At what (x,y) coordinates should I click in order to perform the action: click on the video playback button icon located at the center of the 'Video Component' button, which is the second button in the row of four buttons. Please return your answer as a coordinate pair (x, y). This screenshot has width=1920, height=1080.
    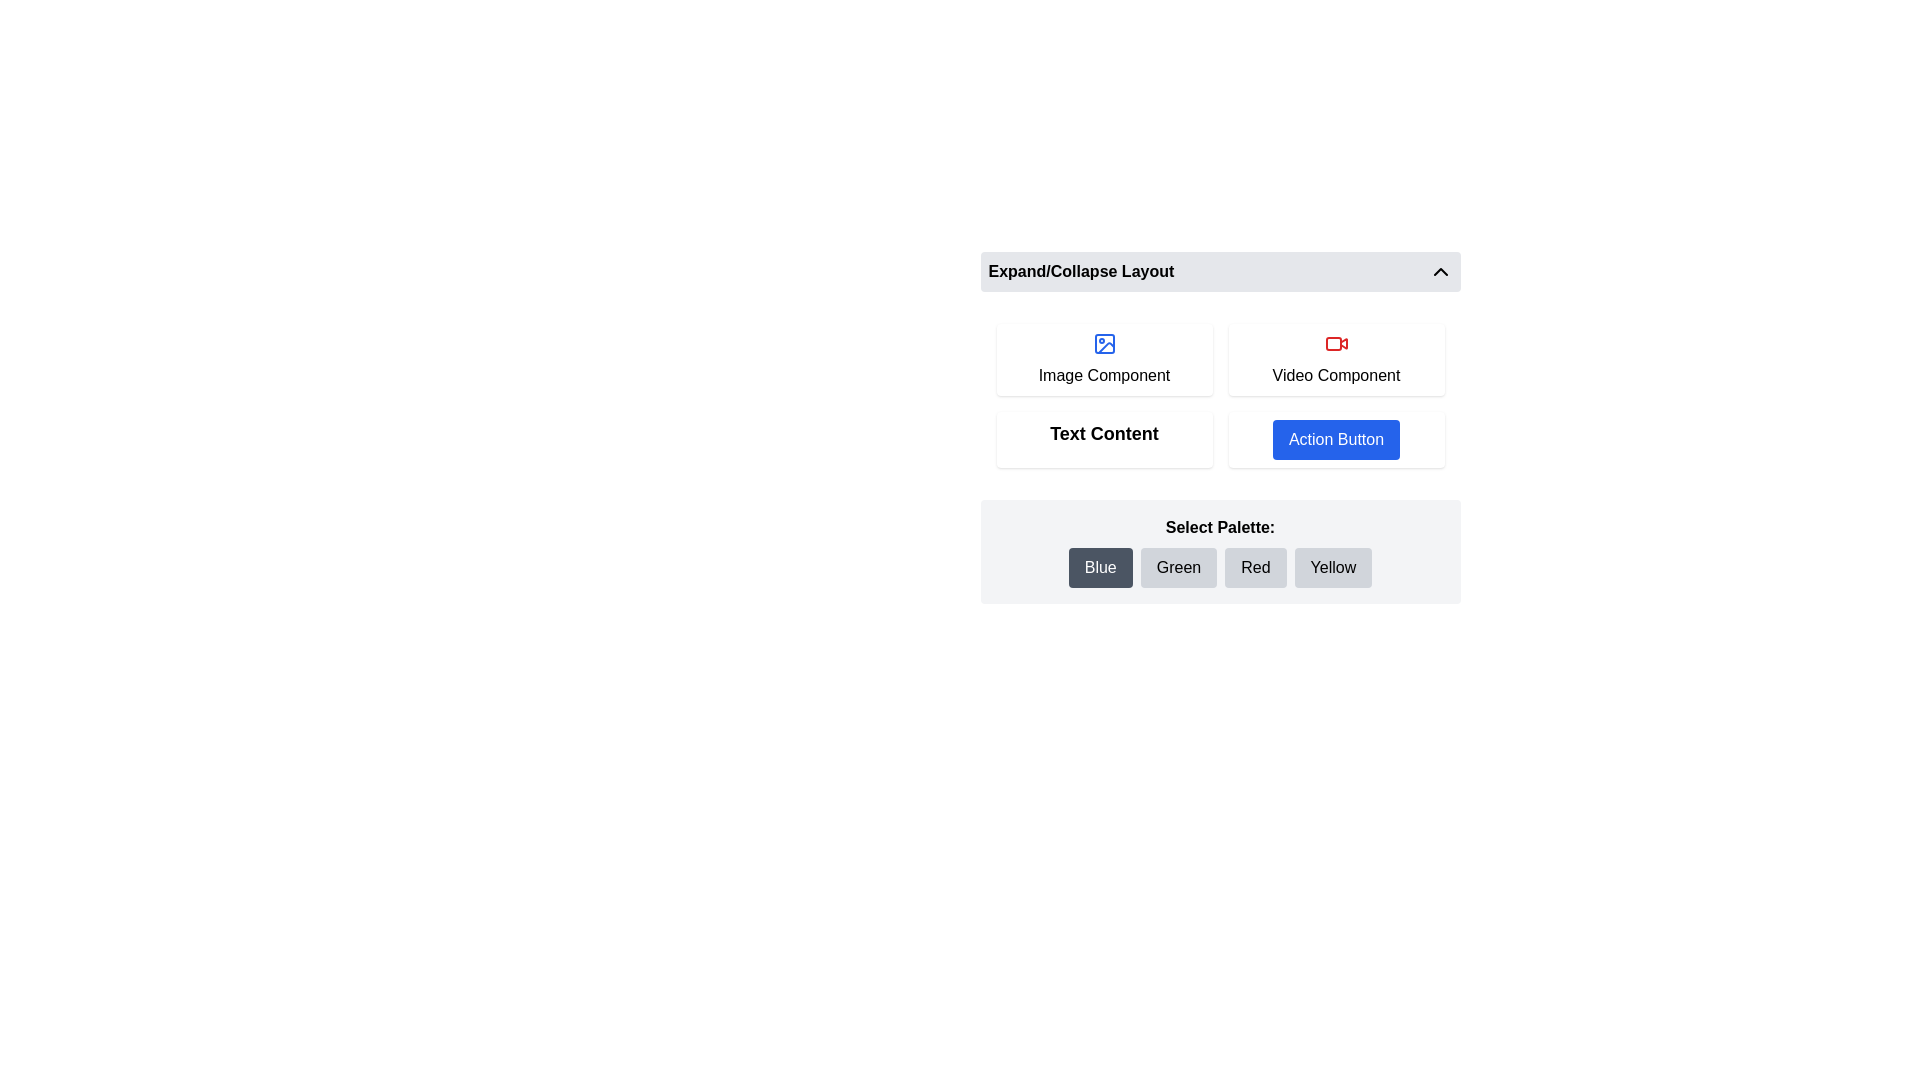
    Looking at the image, I should click on (1343, 342).